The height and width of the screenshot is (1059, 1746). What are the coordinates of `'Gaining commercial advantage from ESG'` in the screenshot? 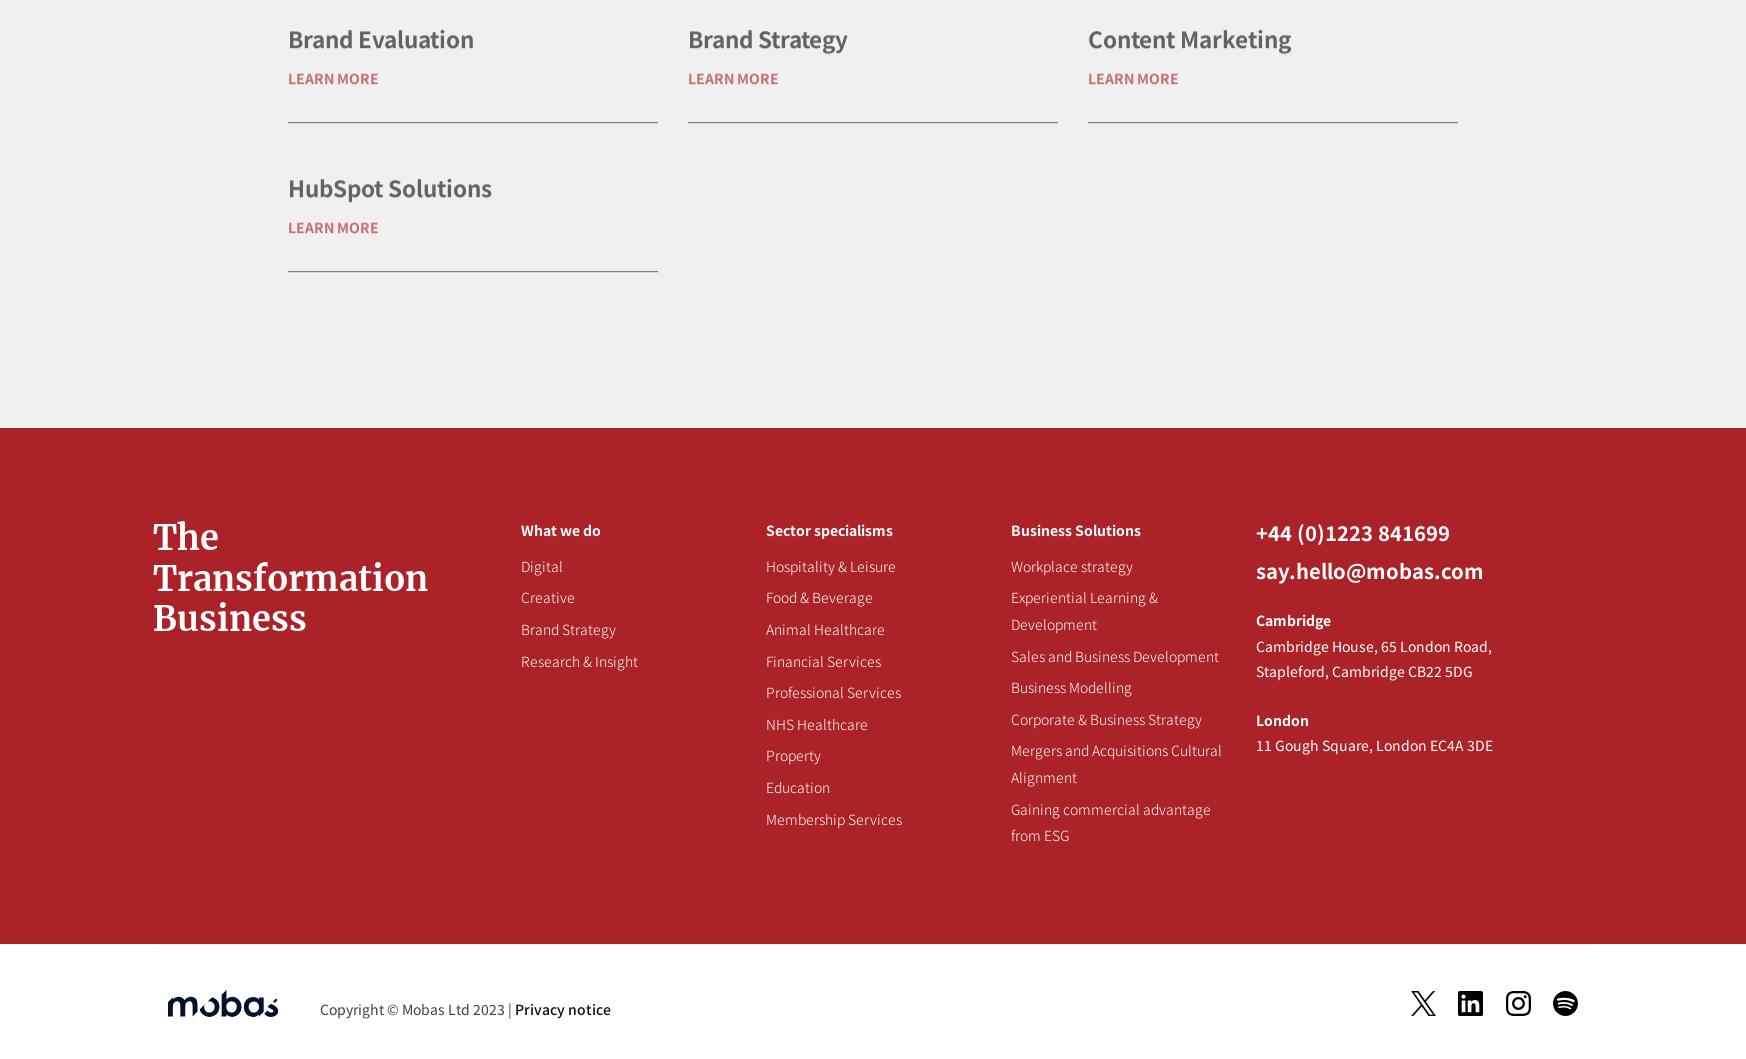 It's located at (1108, 820).